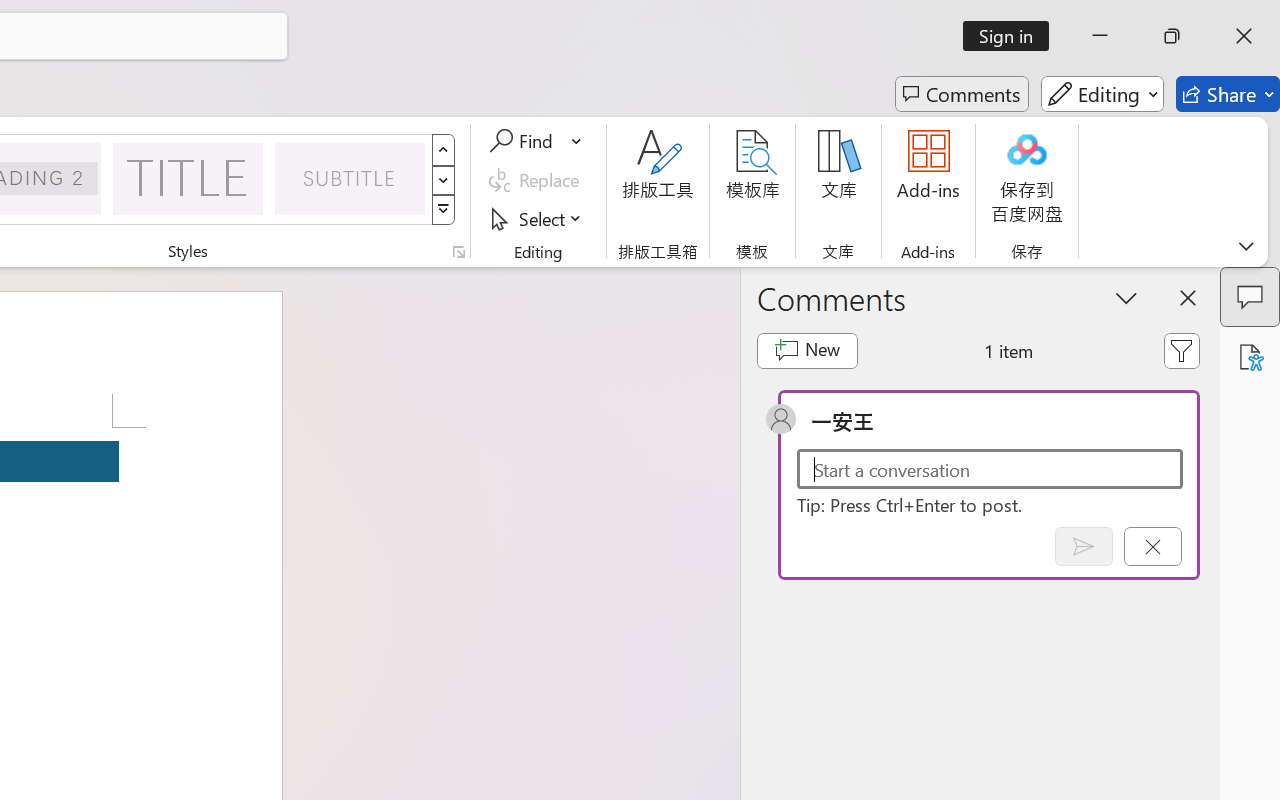 The image size is (1280, 800). I want to click on 'Editing', so click(1101, 94).